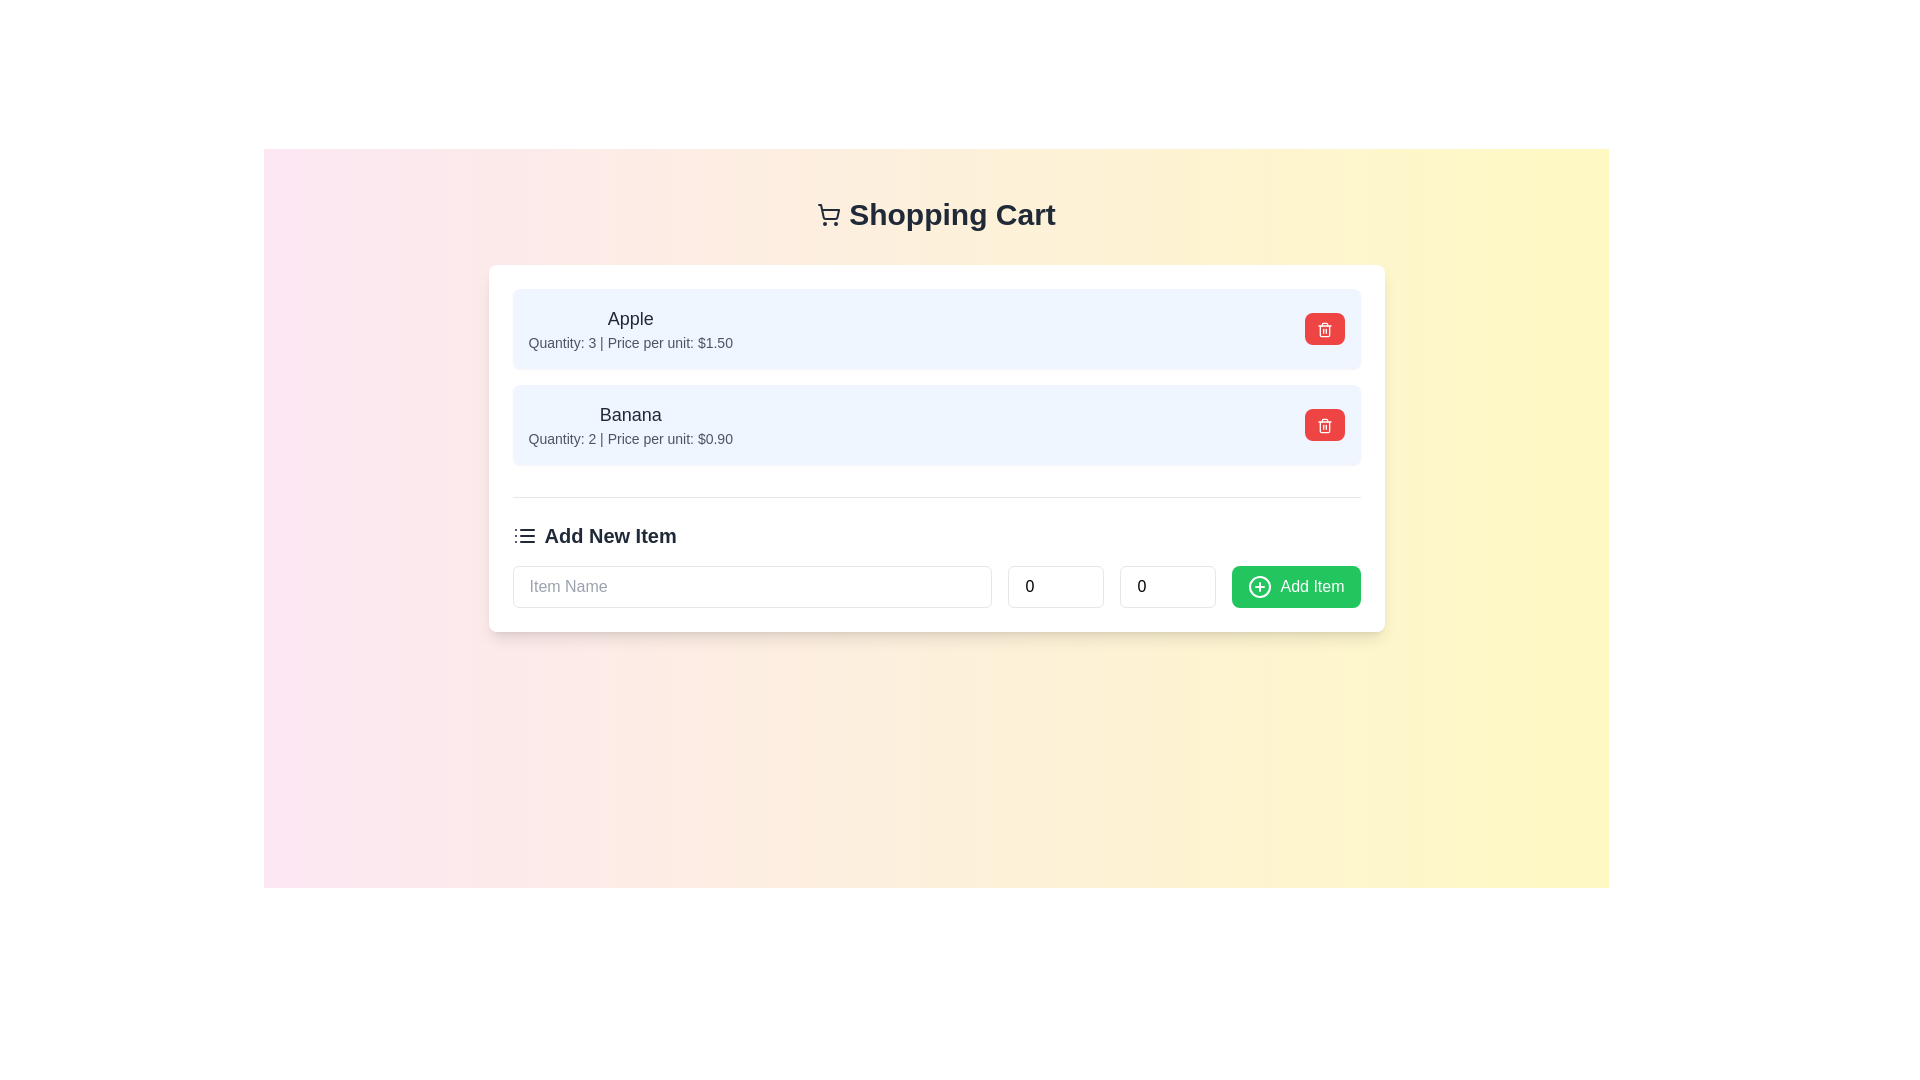 This screenshot has width=1920, height=1080. Describe the element at coordinates (1259, 585) in the screenshot. I see `the circular green outlined icon that is centrally located within the '+' sign of the 'Add Item' button at the bottom right corner of the 'Add New Item' section` at that location.